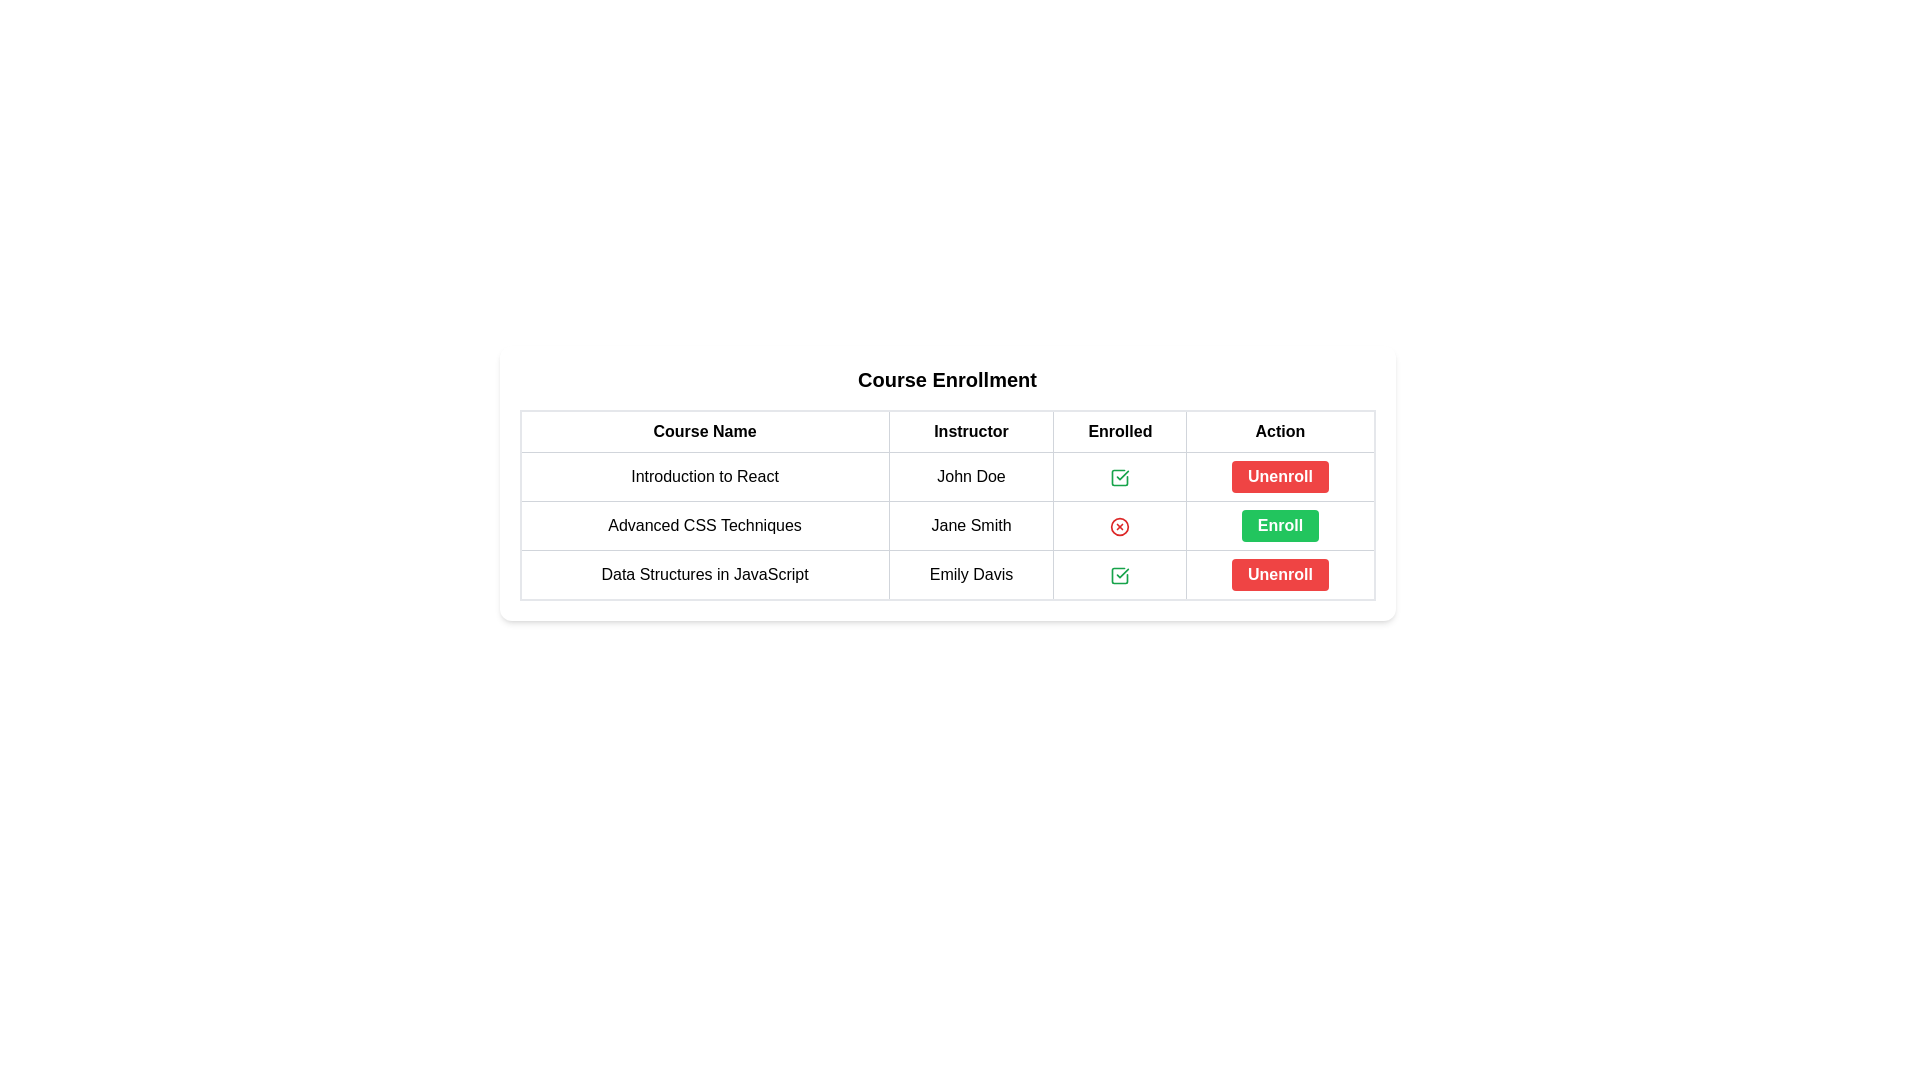 This screenshot has height=1080, width=1920. Describe the element at coordinates (971, 575) in the screenshot. I see `the text label displaying the instructor's name for the course 'Data Structures in JavaScript' located in the 'Instructor' column of the table` at that location.